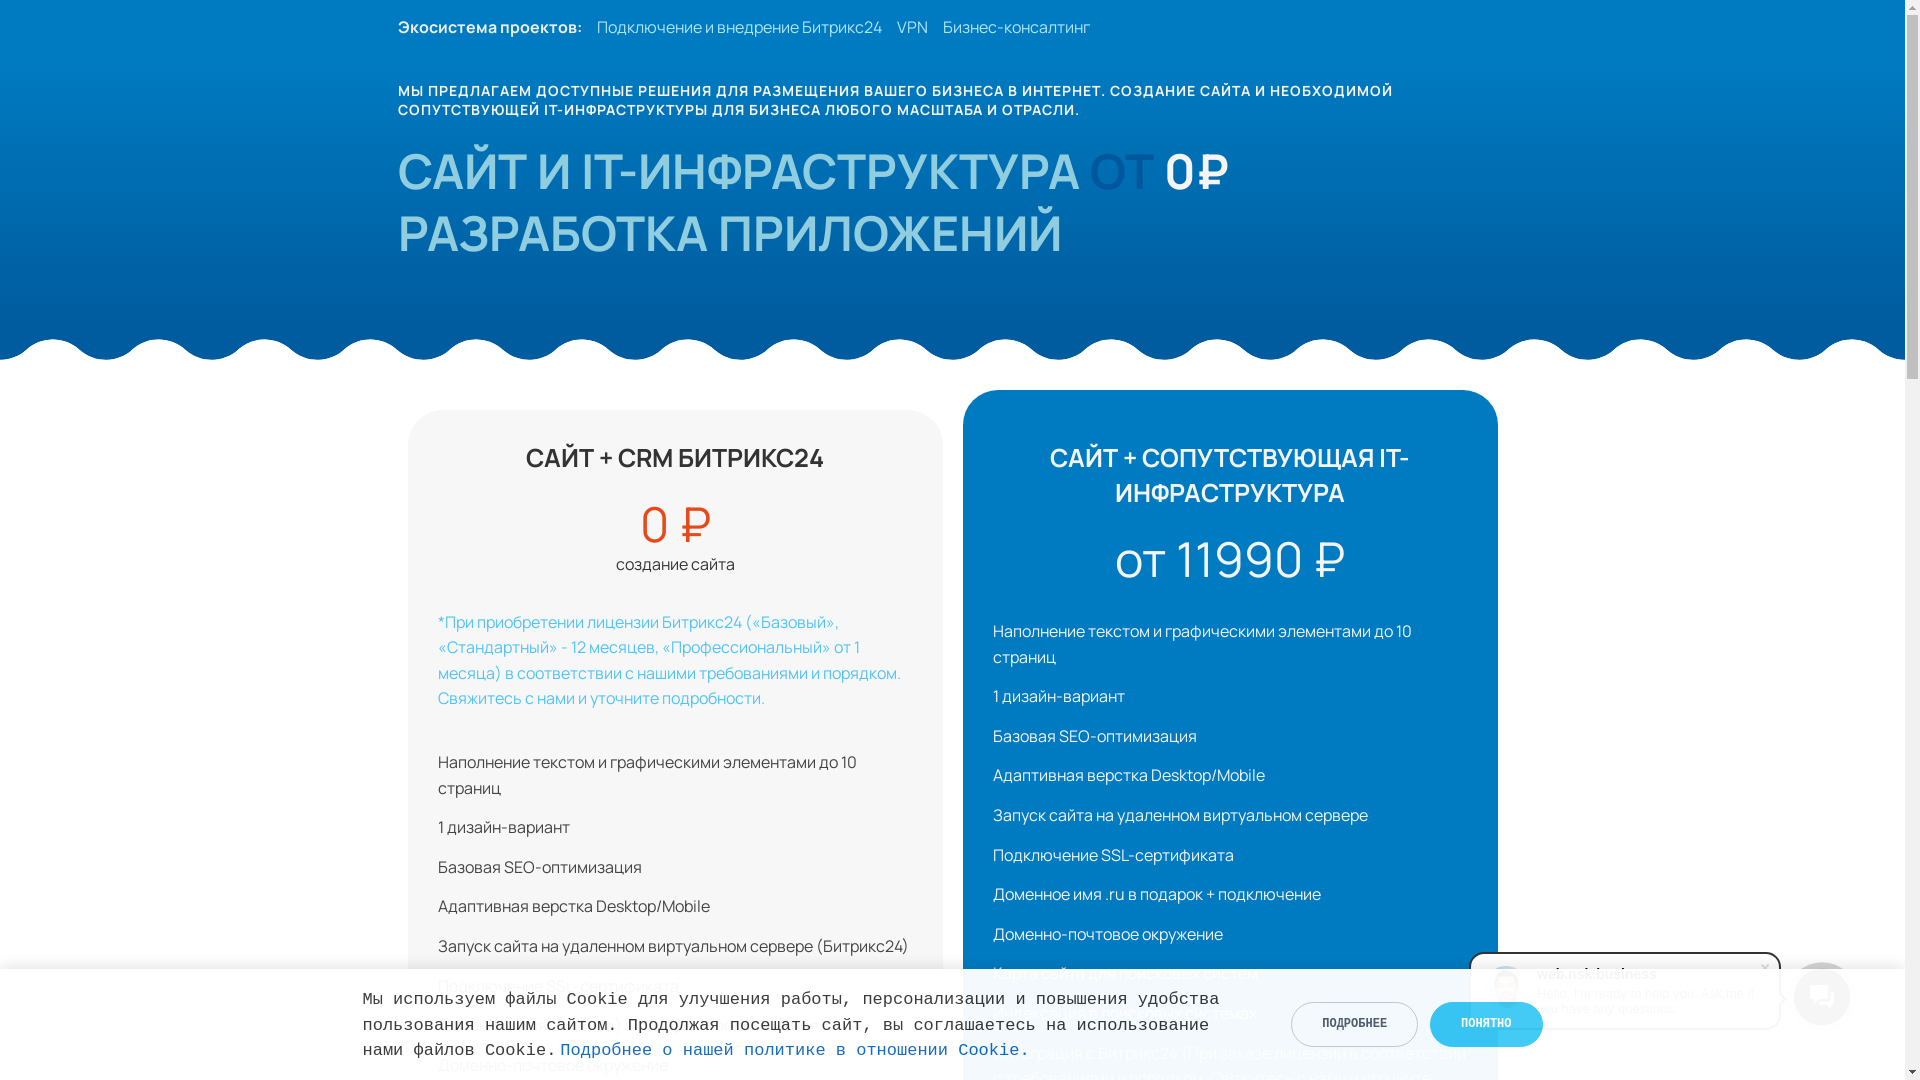  What do you see at coordinates (910, 27) in the screenshot?
I see `'VPN'` at bounding box center [910, 27].